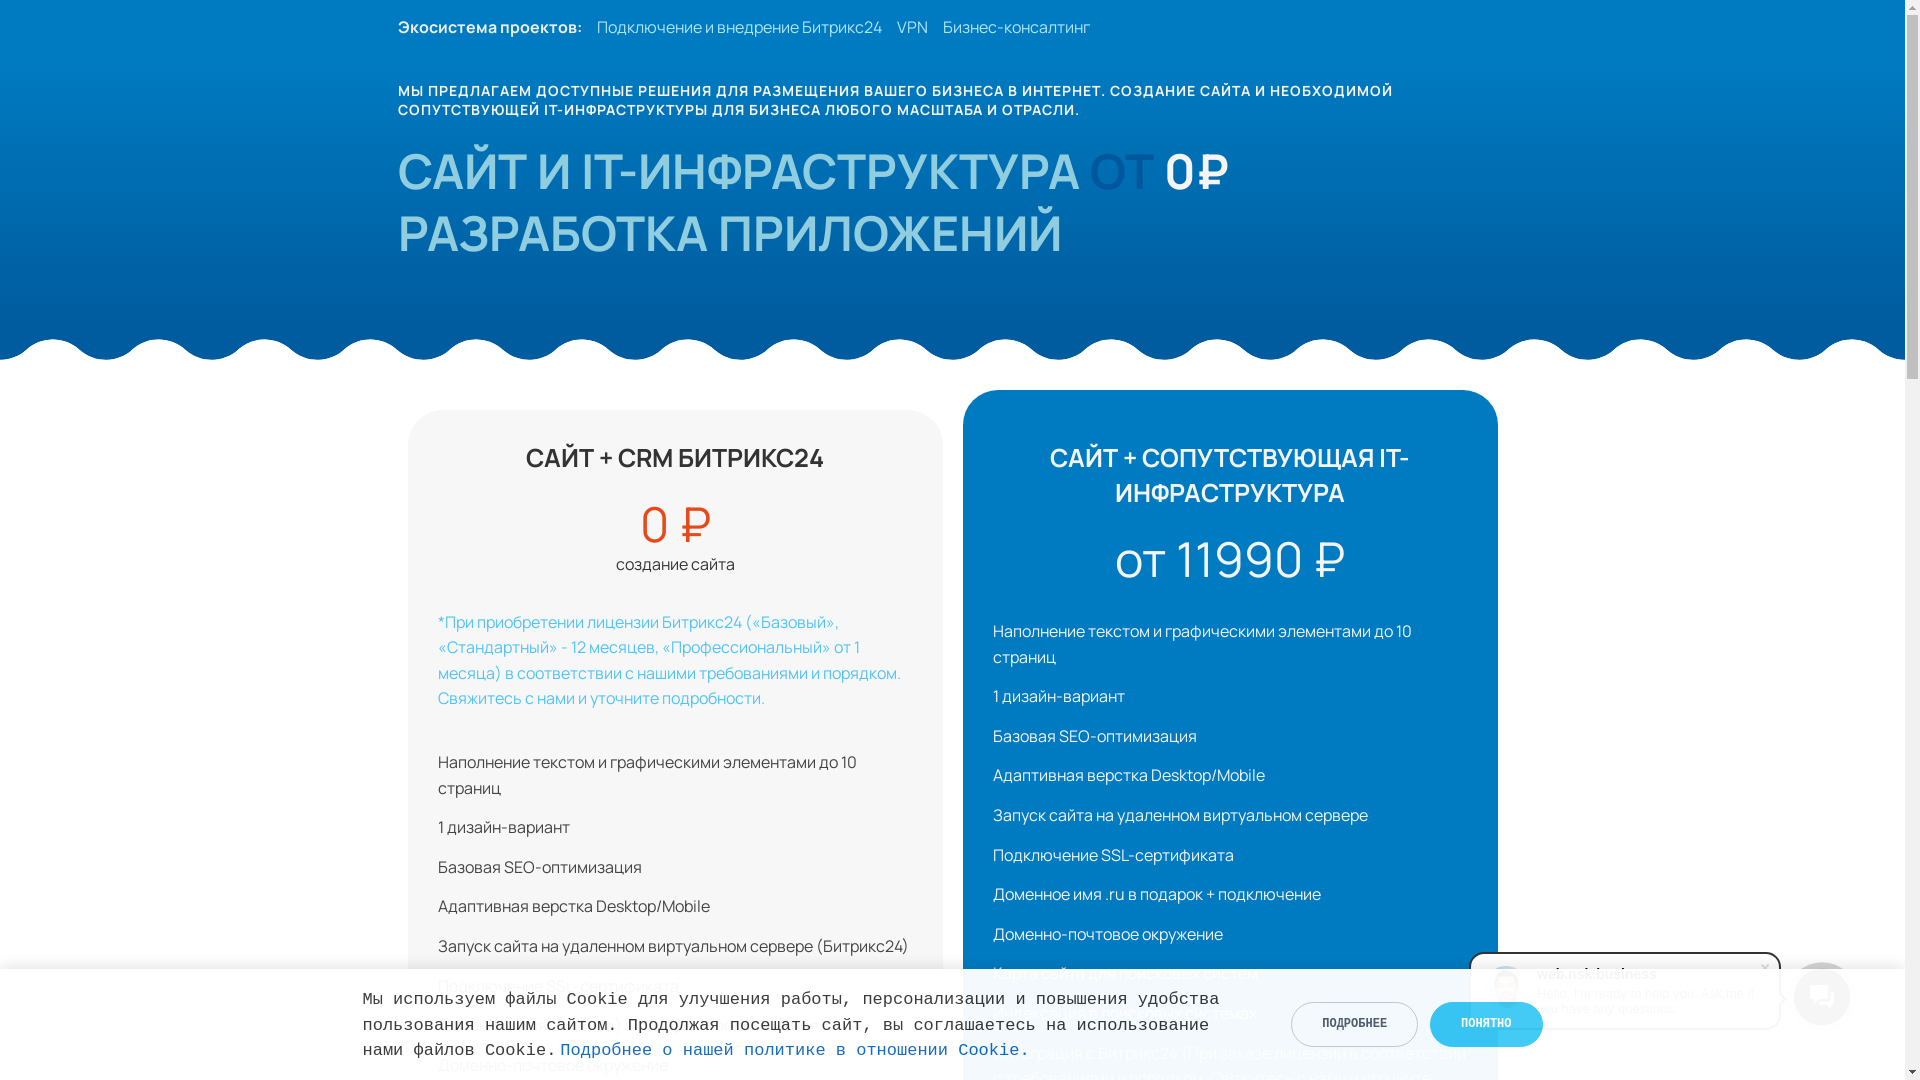  What do you see at coordinates (910, 27) in the screenshot?
I see `'VPN'` at bounding box center [910, 27].